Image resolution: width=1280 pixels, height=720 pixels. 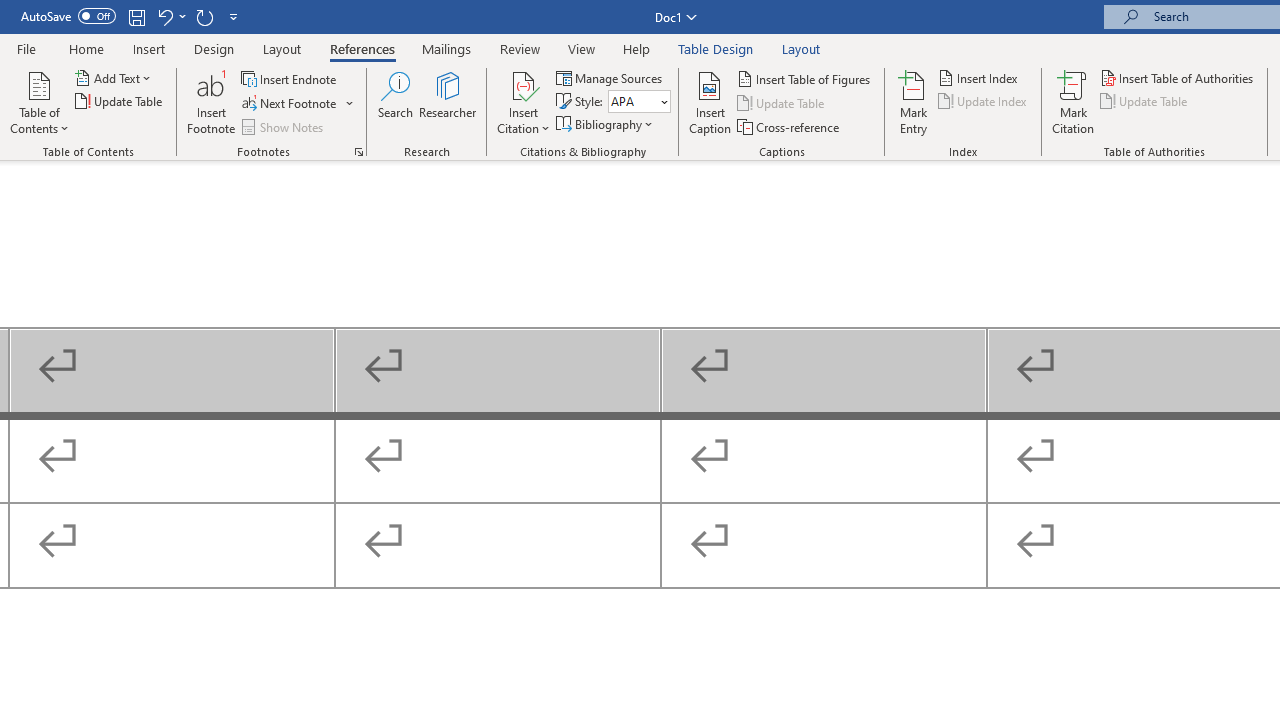 What do you see at coordinates (283, 127) in the screenshot?
I see `'Show Notes'` at bounding box center [283, 127].